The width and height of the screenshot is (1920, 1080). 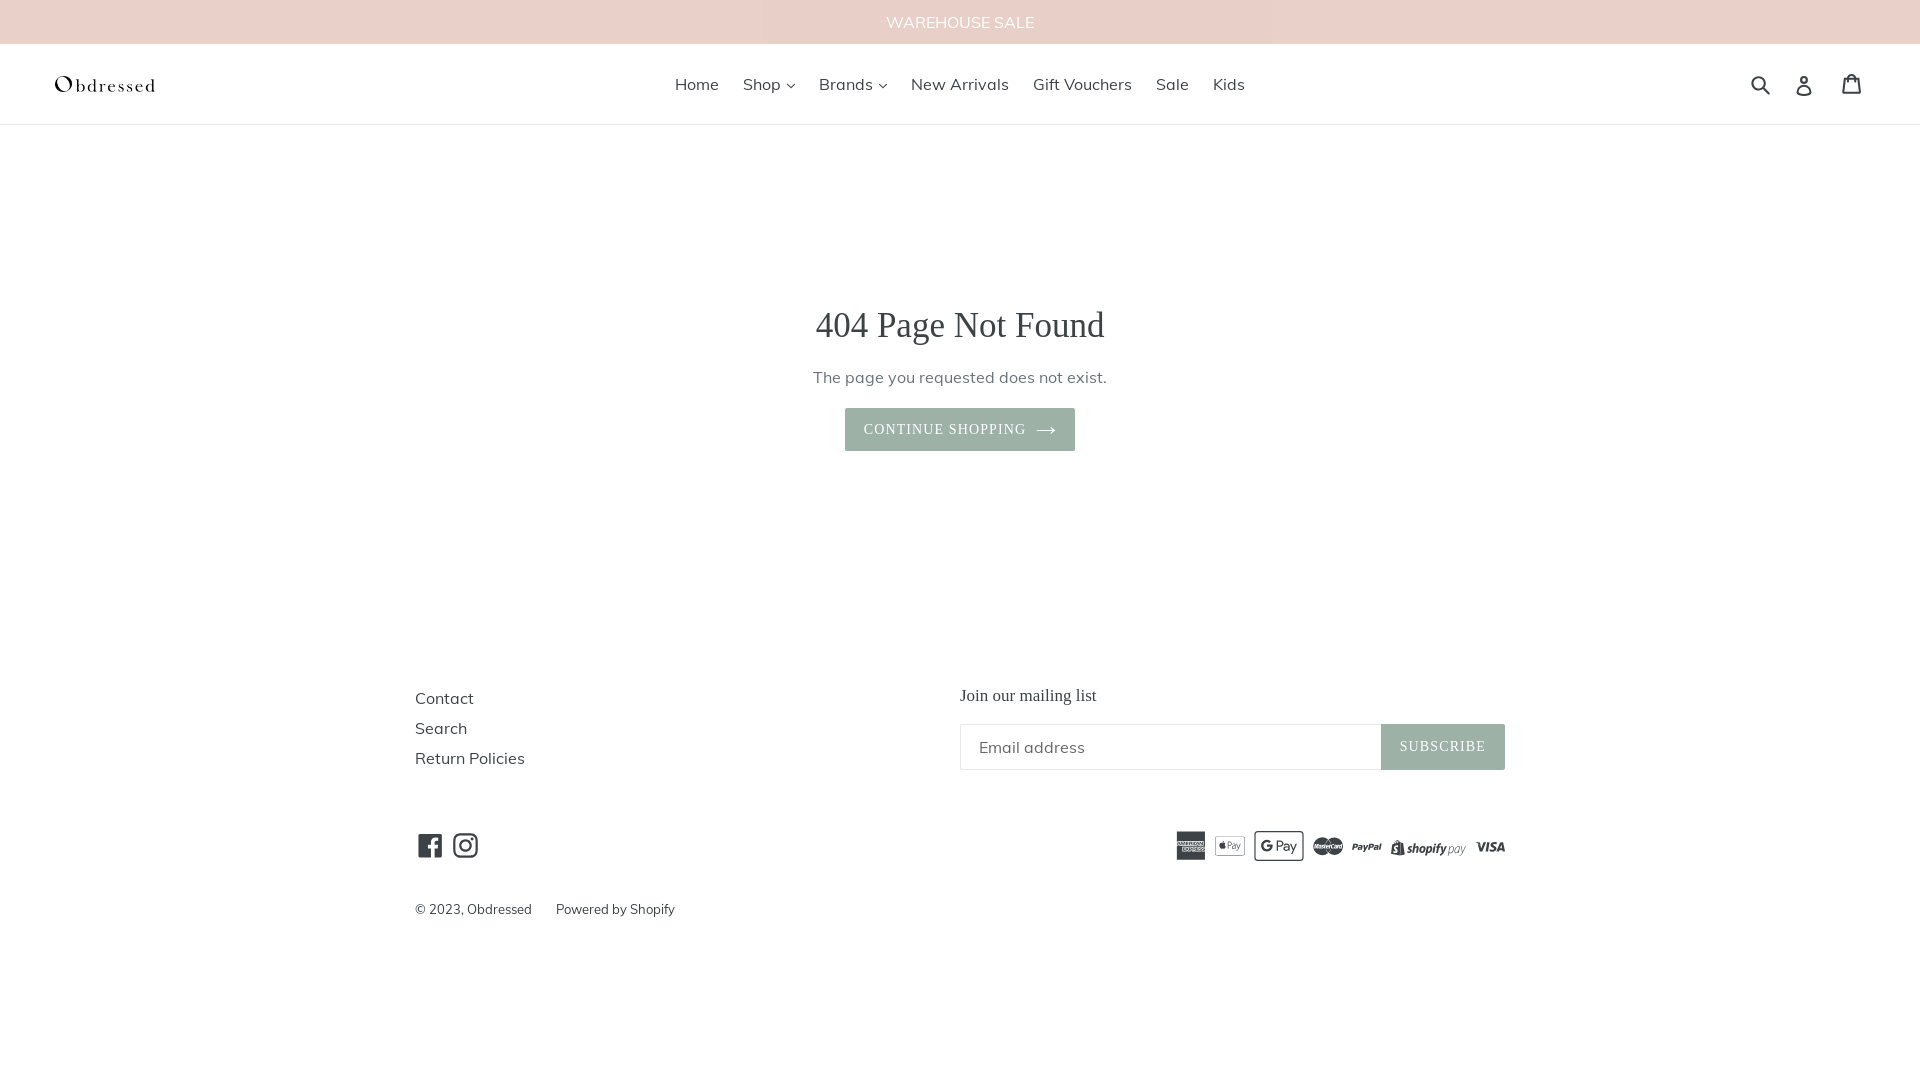 What do you see at coordinates (1851, 83) in the screenshot?
I see `'Cart'` at bounding box center [1851, 83].